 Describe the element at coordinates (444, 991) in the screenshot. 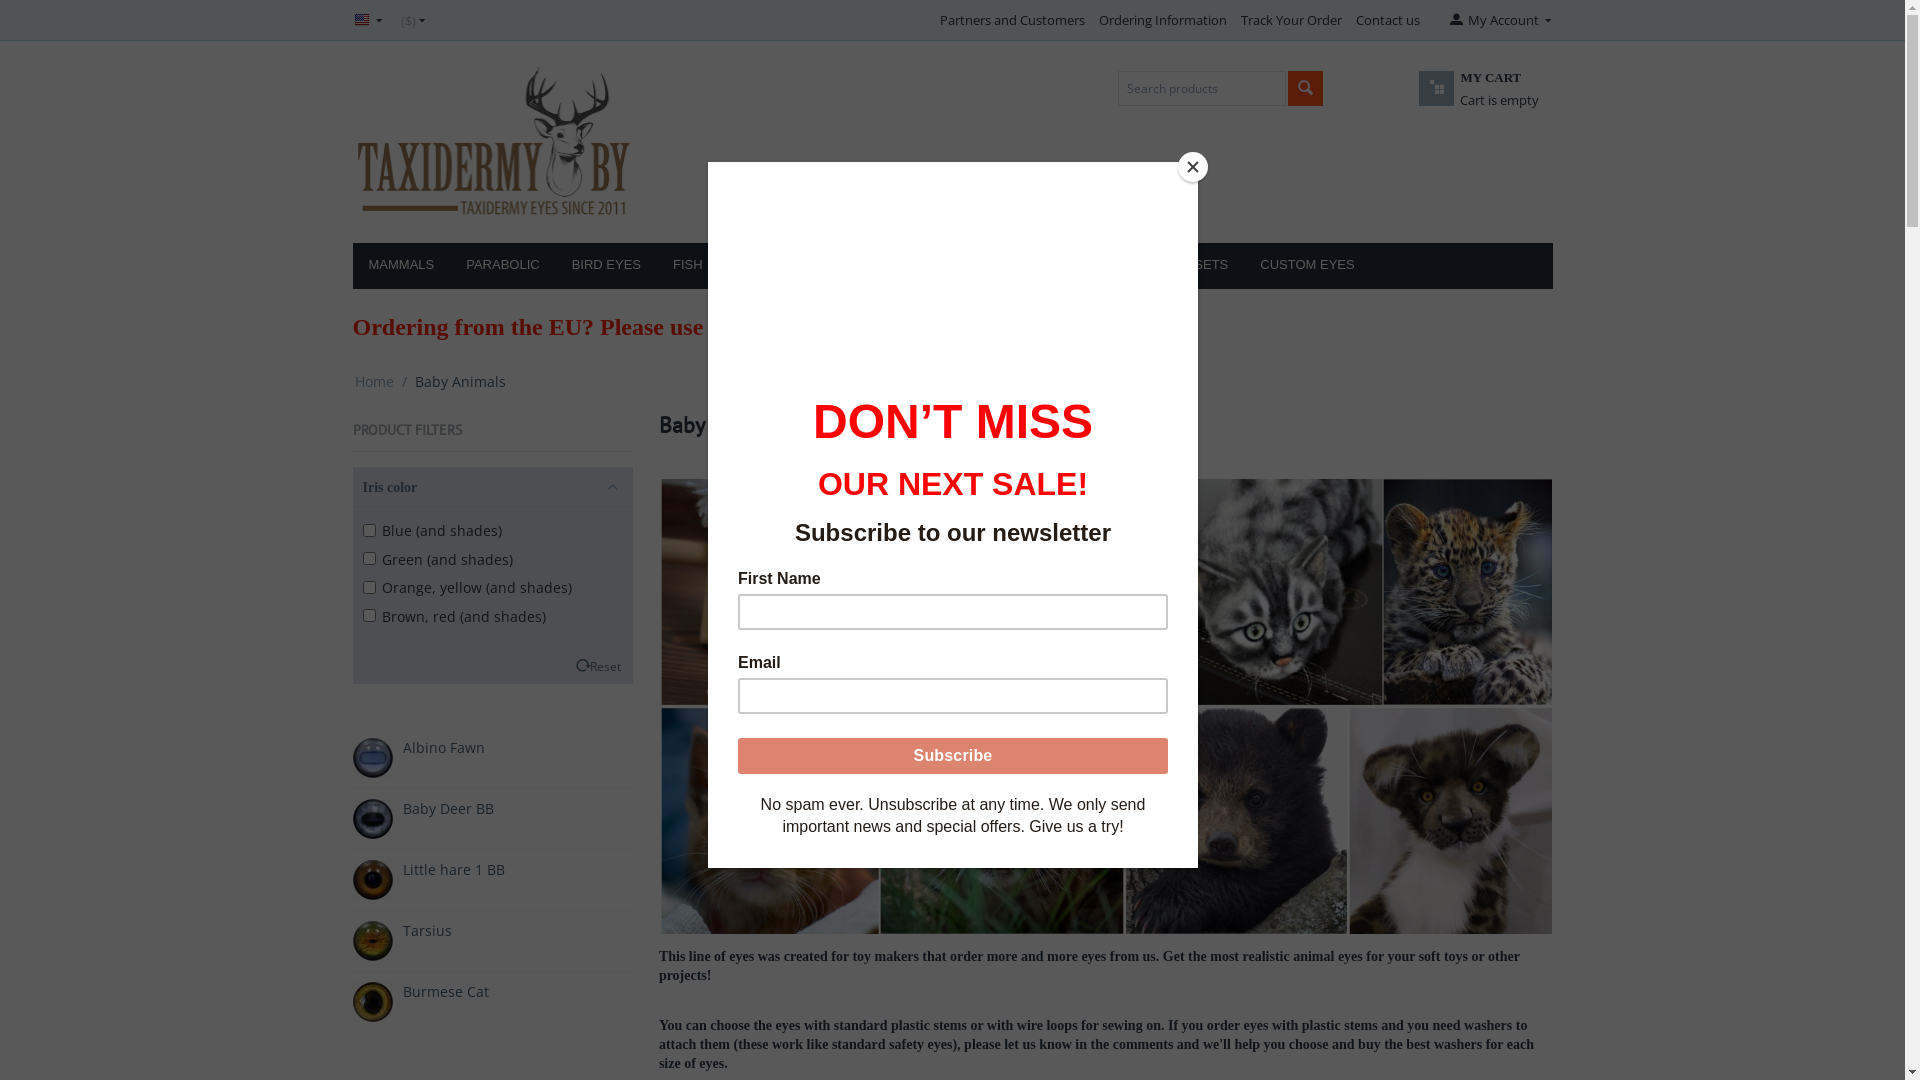

I see `'Burmese Cat'` at that location.